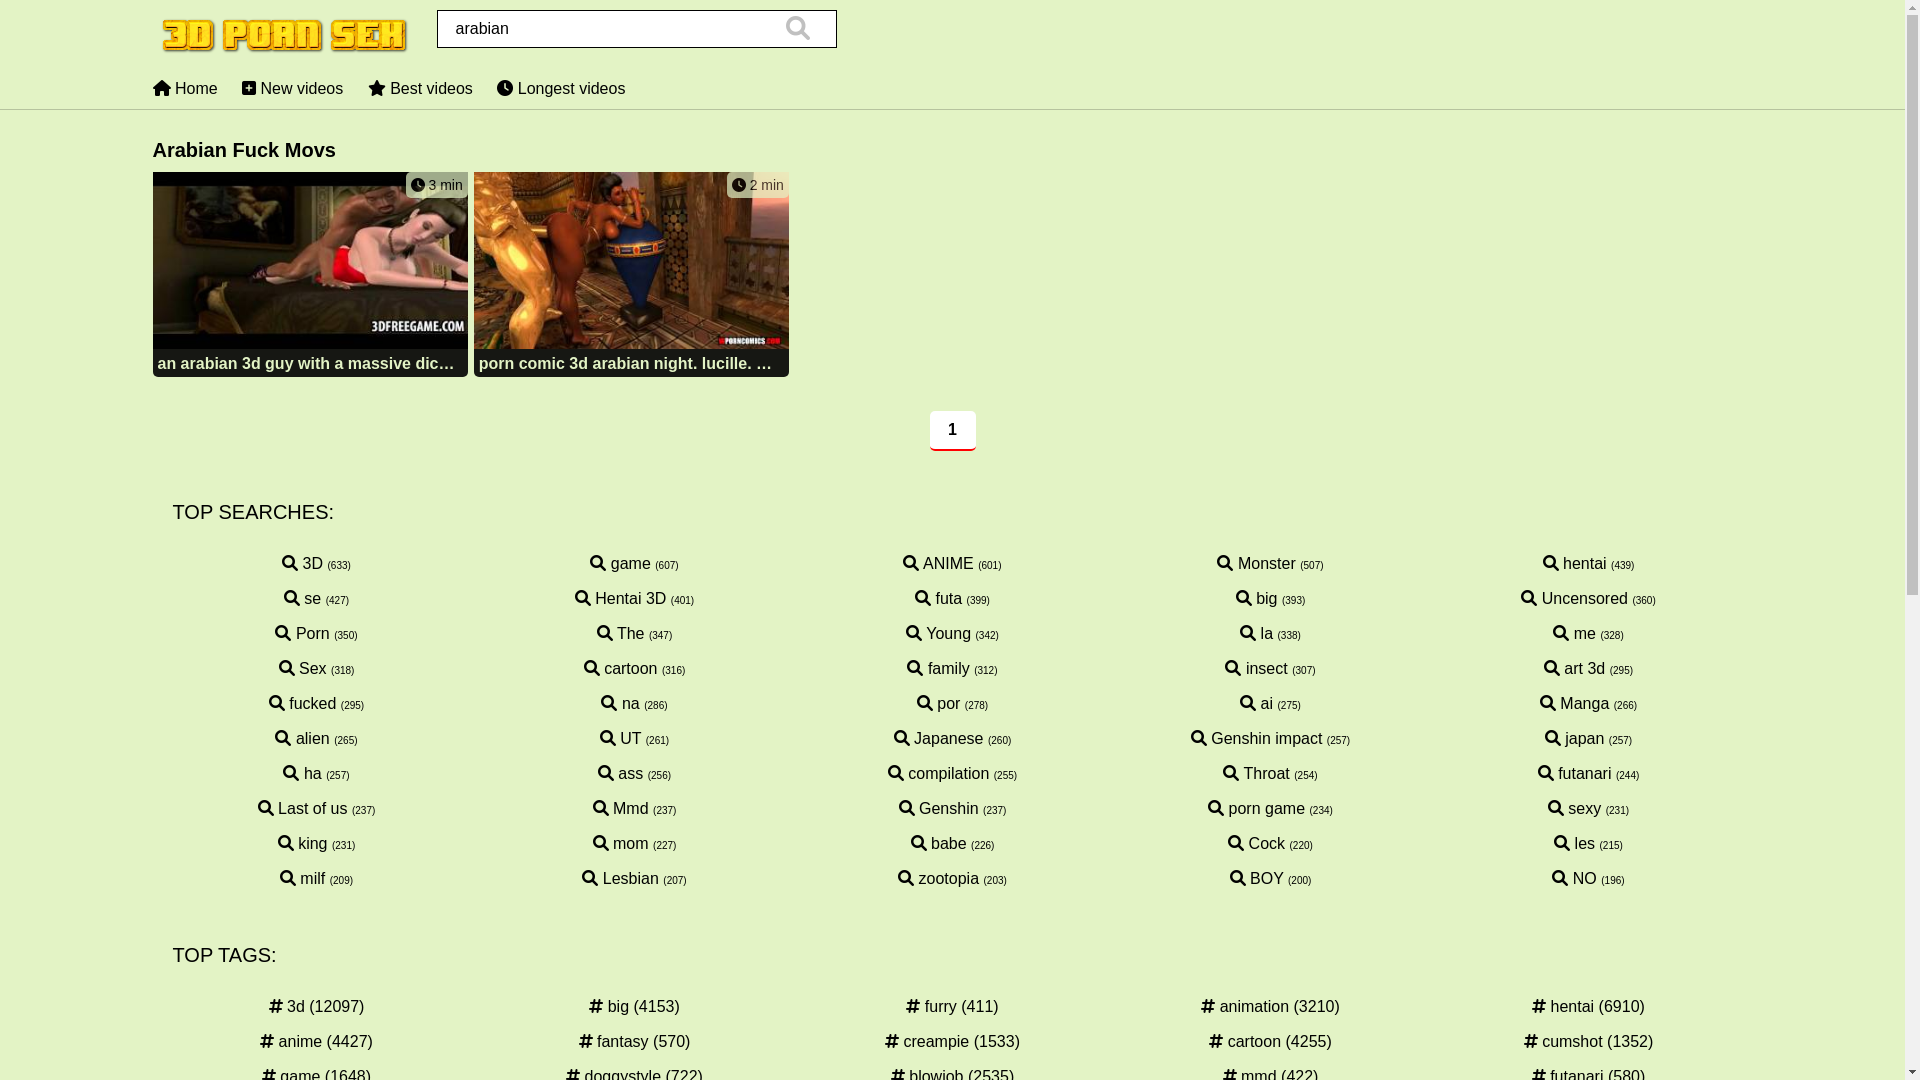 Image resolution: width=1920 pixels, height=1080 pixels. Describe the element at coordinates (1573, 738) in the screenshot. I see `'japan'` at that location.